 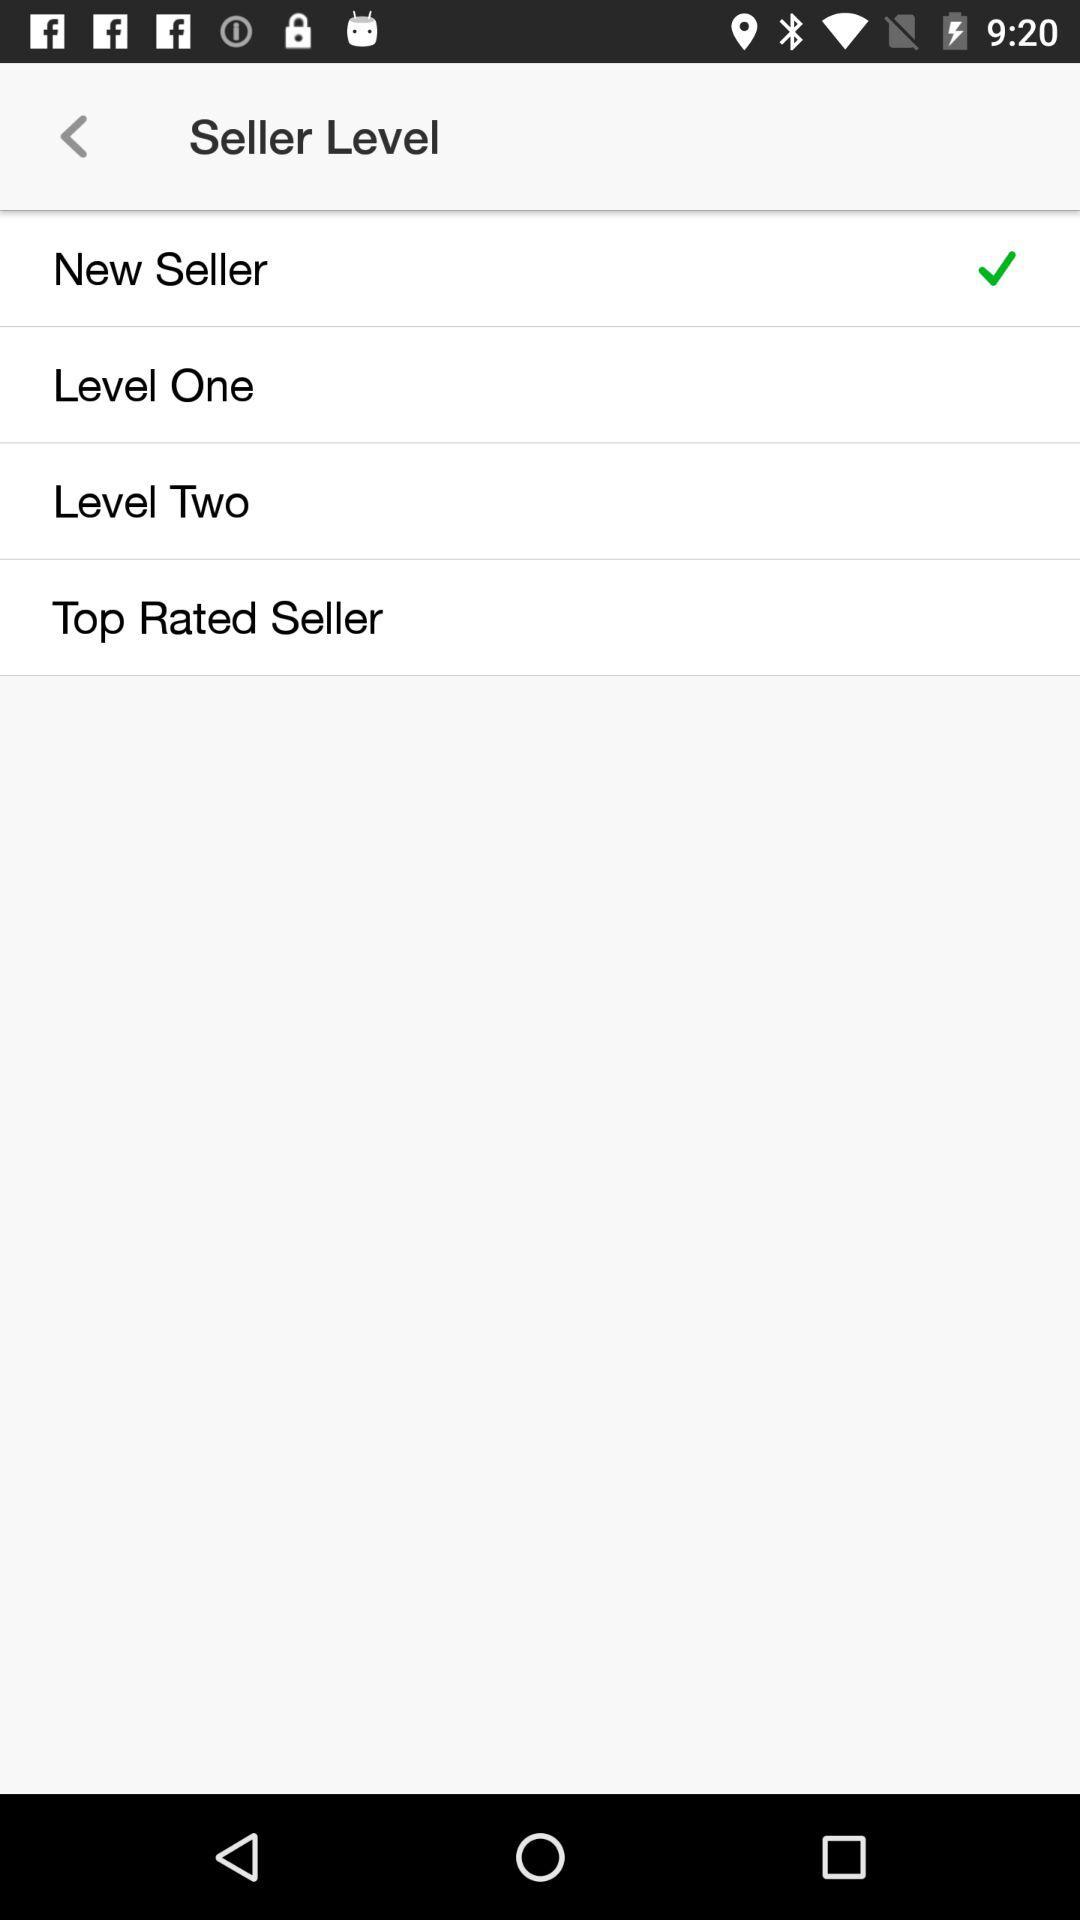 What do you see at coordinates (72, 135) in the screenshot?
I see `icon next to the seller level item` at bounding box center [72, 135].